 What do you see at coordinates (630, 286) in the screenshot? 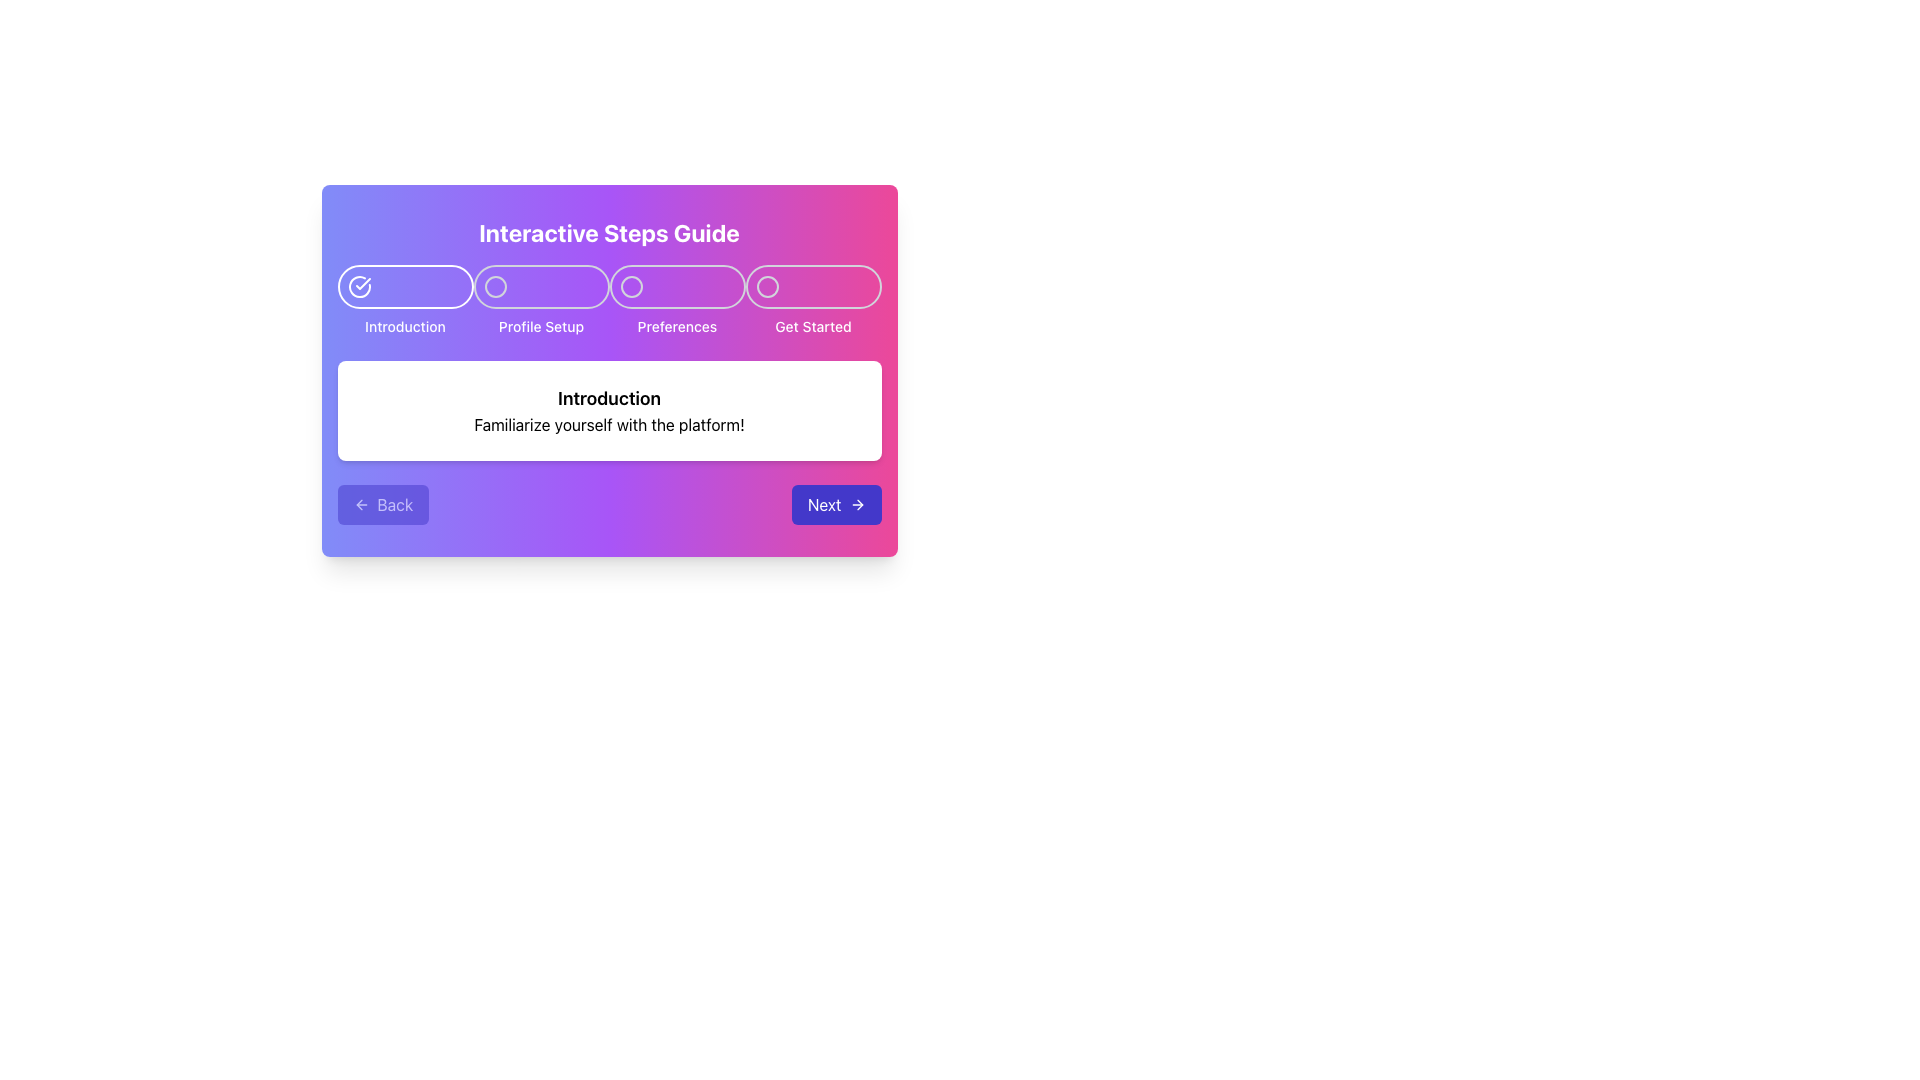
I see `the third circular Progress Step Indicator in the step navigation interface, which is styled with a clean, minimalistic design and features a thin circular outline with a central dot` at bounding box center [630, 286].